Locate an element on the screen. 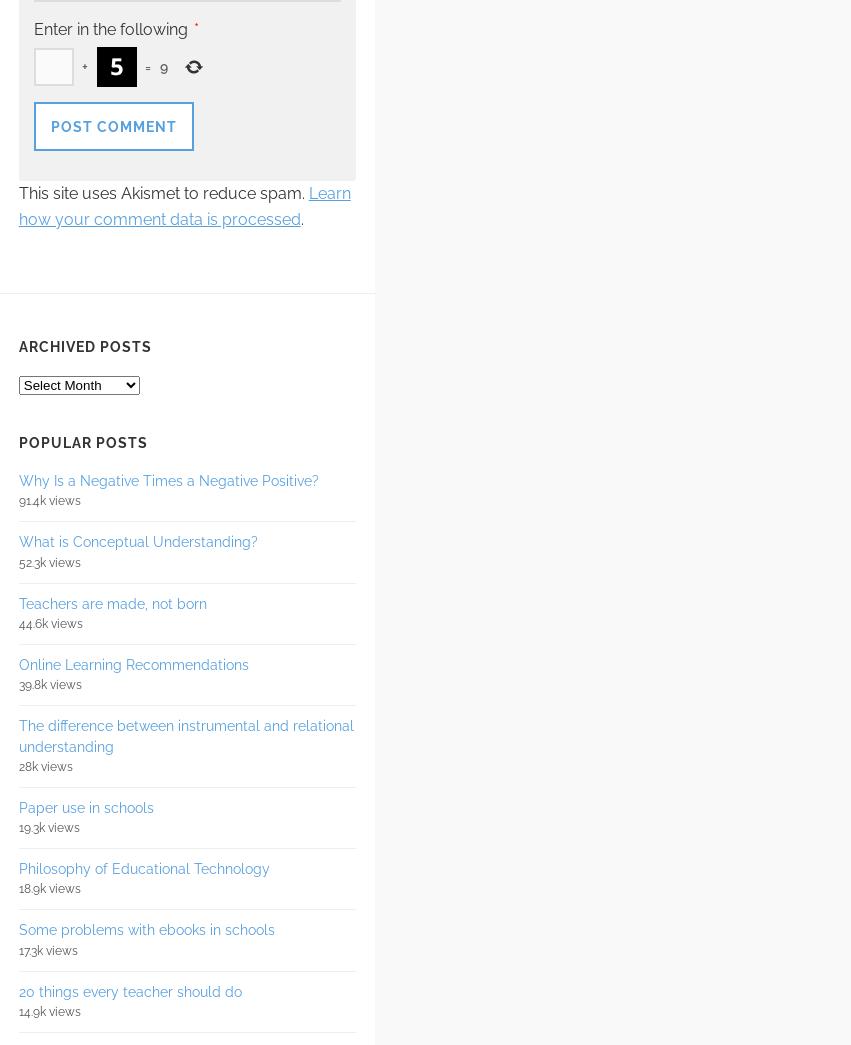 The width and height of the screenshot is (851, 1045). 'Why Is a Negative Times a Negative Positive?' is located at coordinates (166, 479).